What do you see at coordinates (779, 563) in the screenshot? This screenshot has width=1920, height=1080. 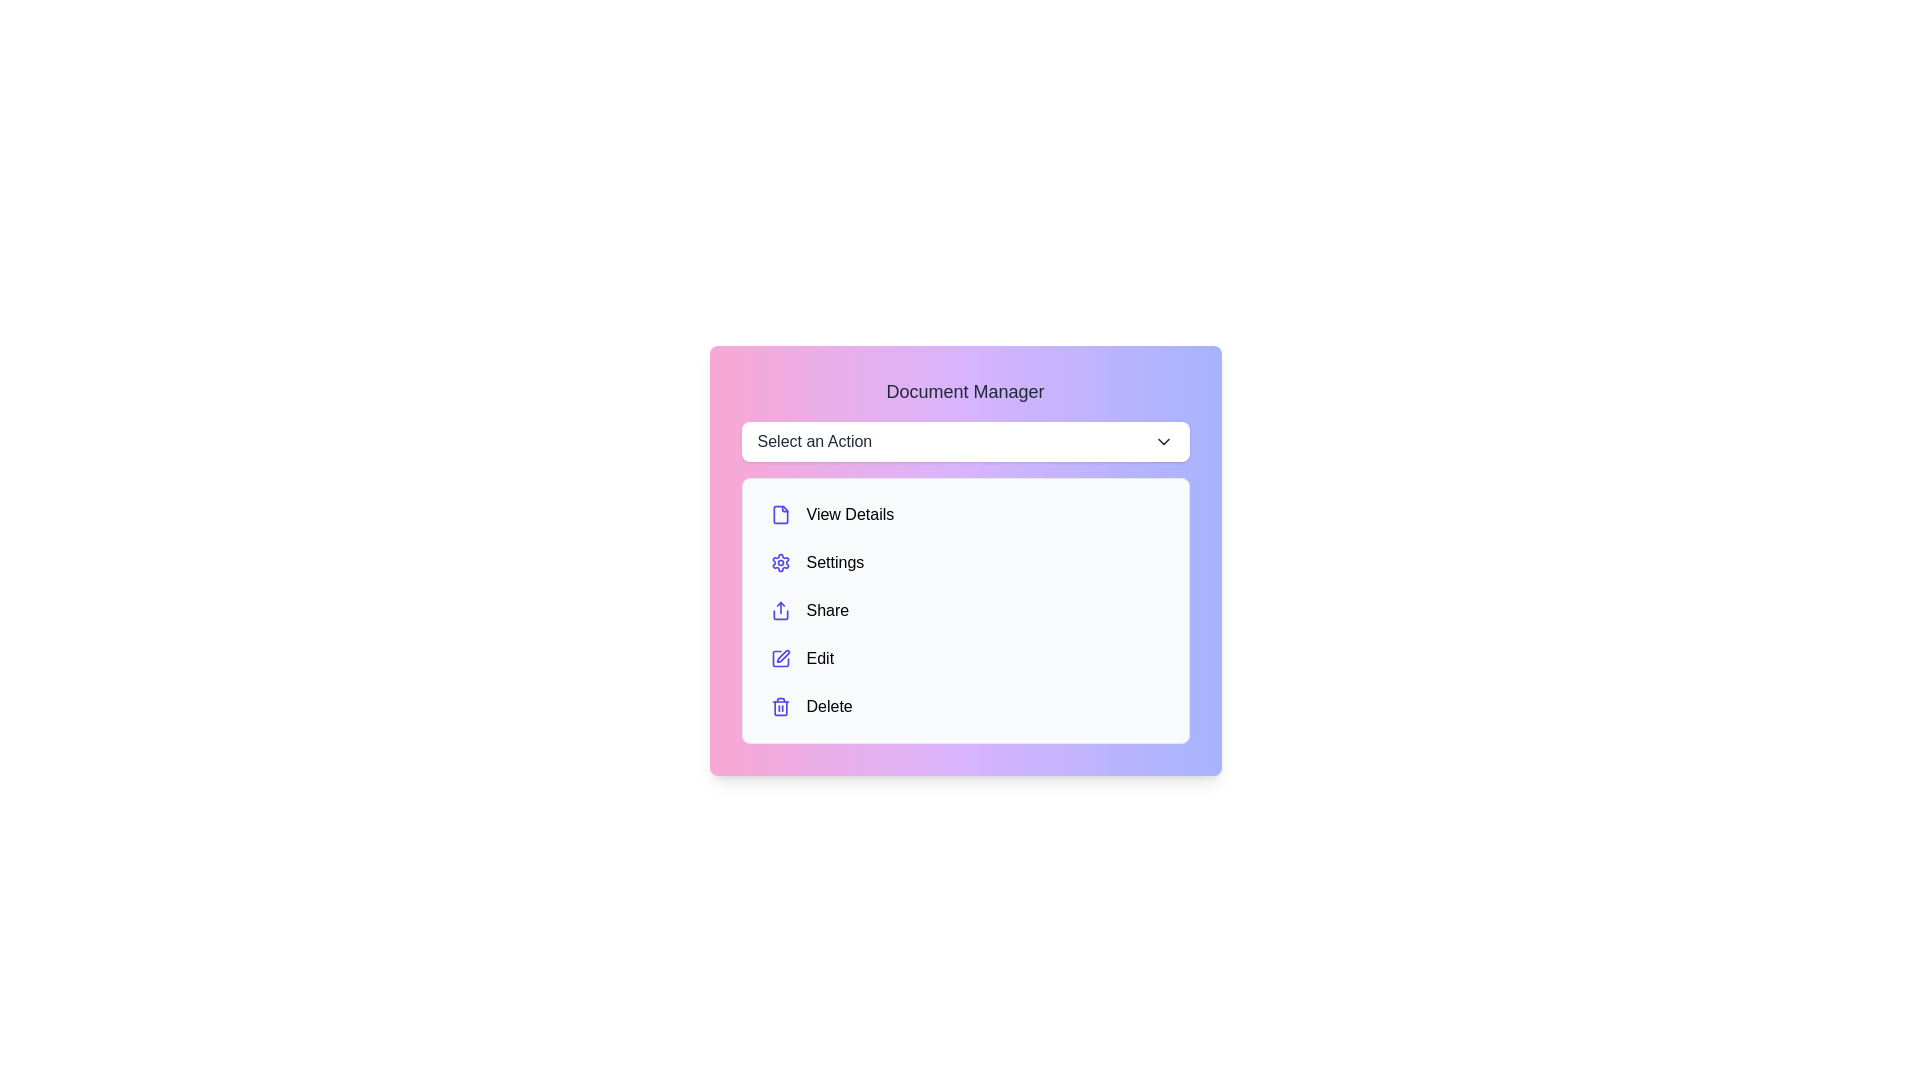 I see `the cogwheel-shaped settings icon, which is a visual part of the settings options in the second row of icons beneath the dropdown on the main interface` at bounding box center [779, 563].